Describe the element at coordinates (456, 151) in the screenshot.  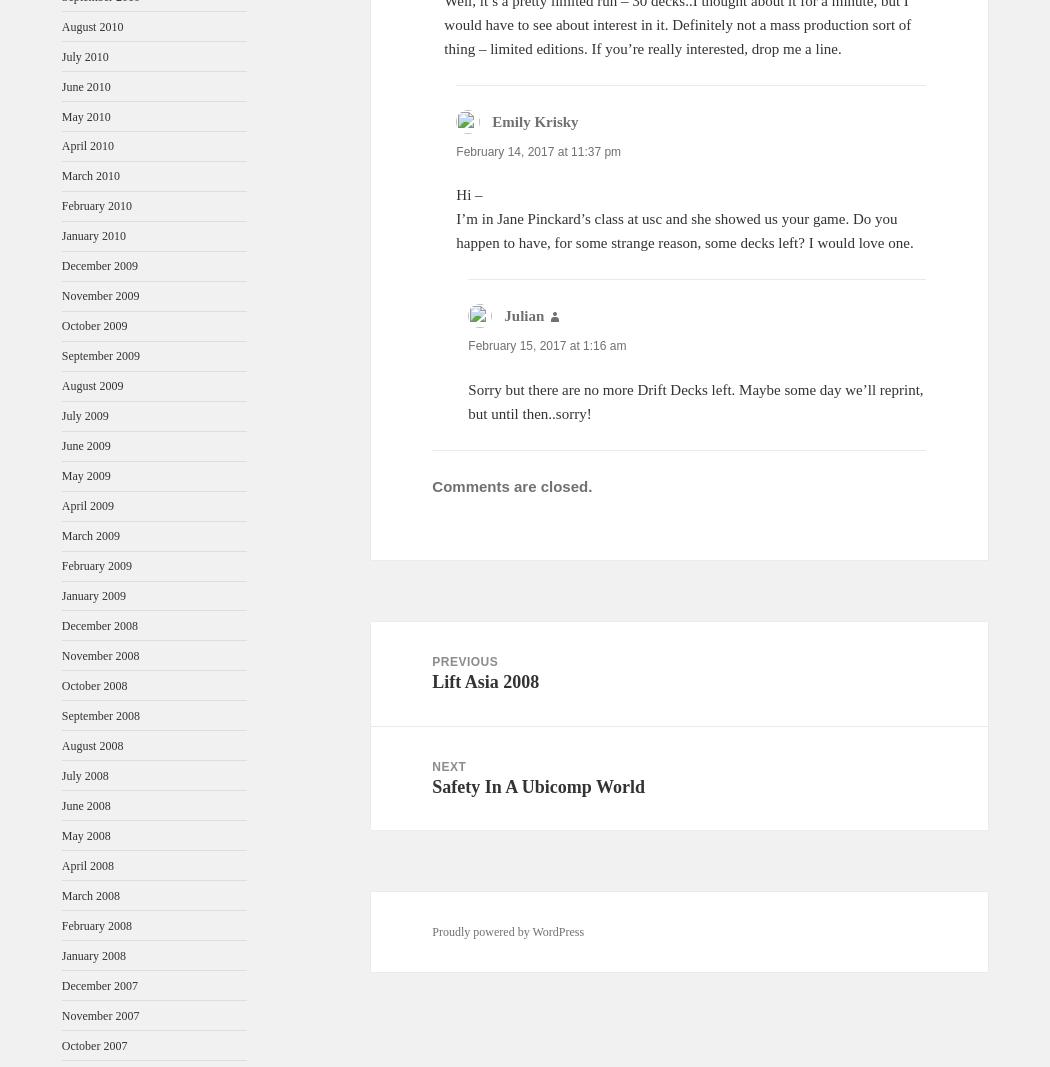
I see `'February 14, 2017 at 11:37 pm'` at that location.